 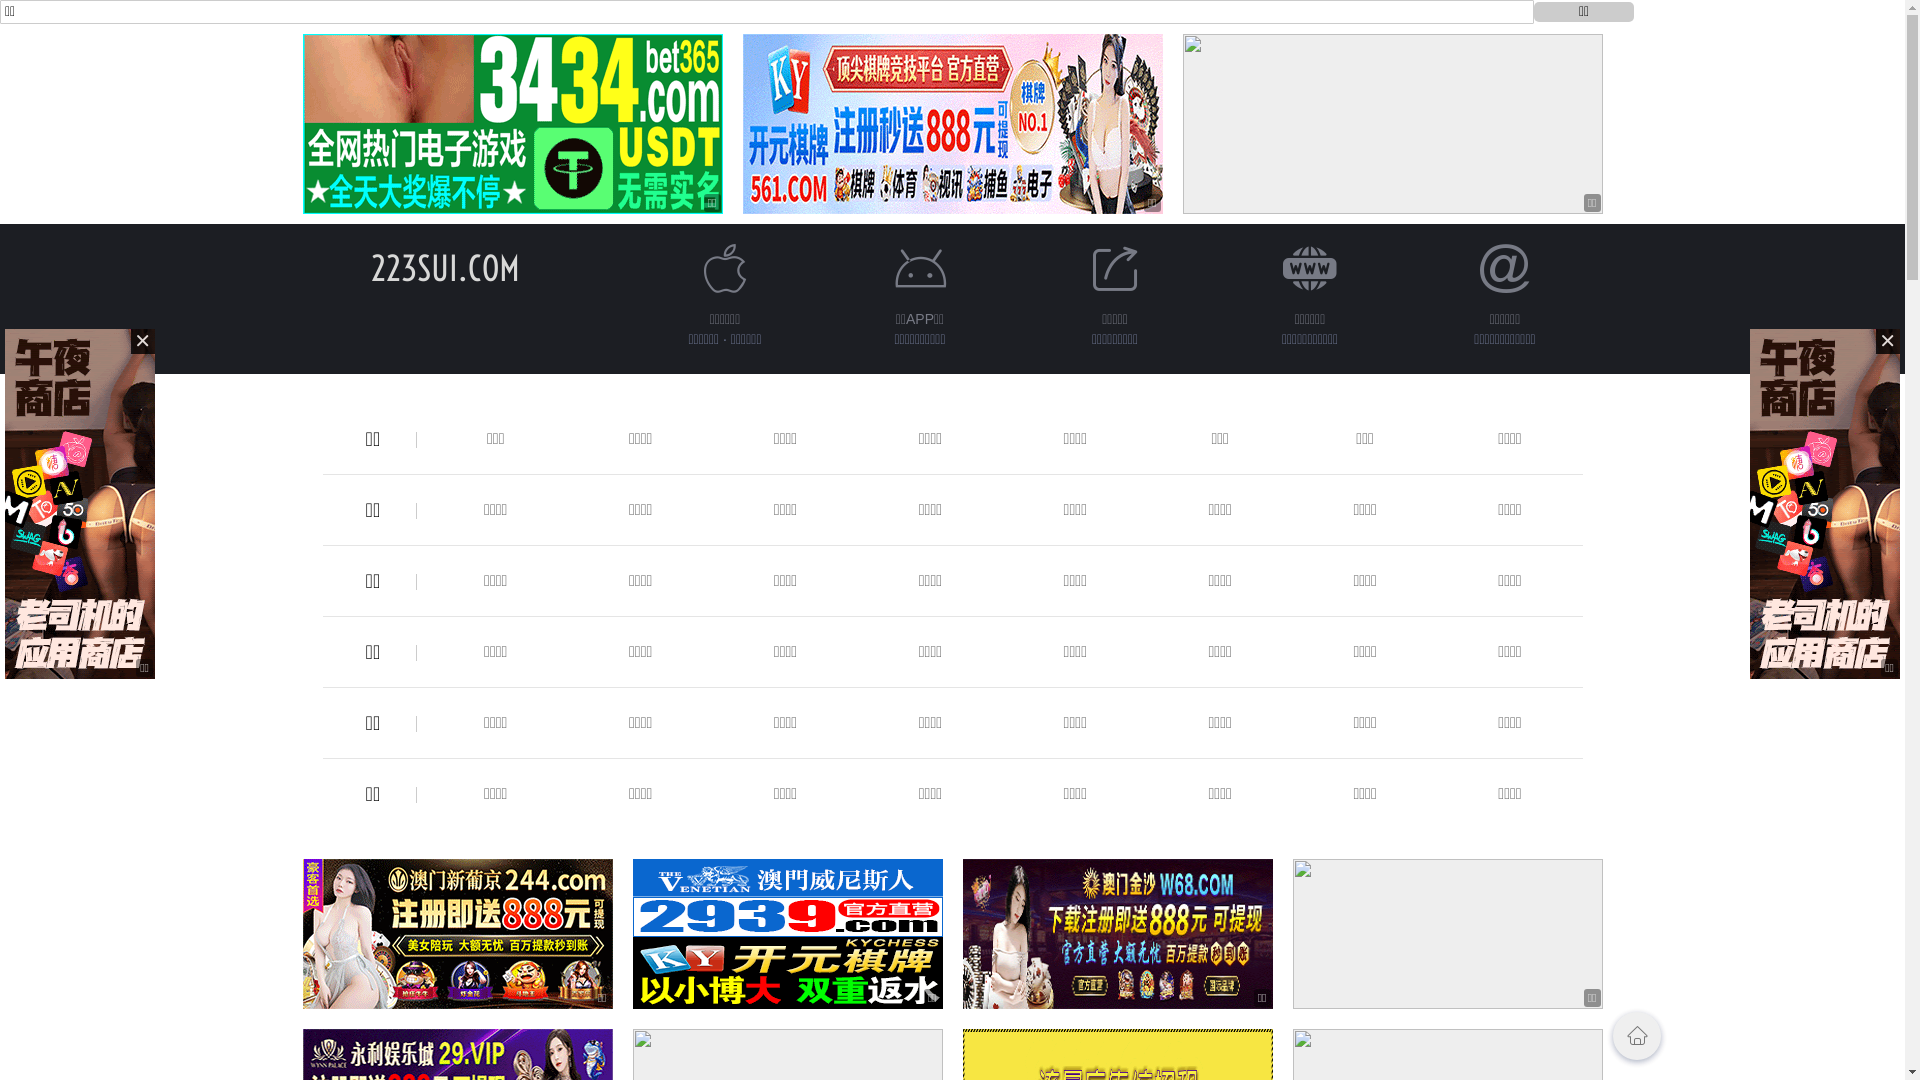 I want to click on '223SUI.COM', so click(x=444, y=267).